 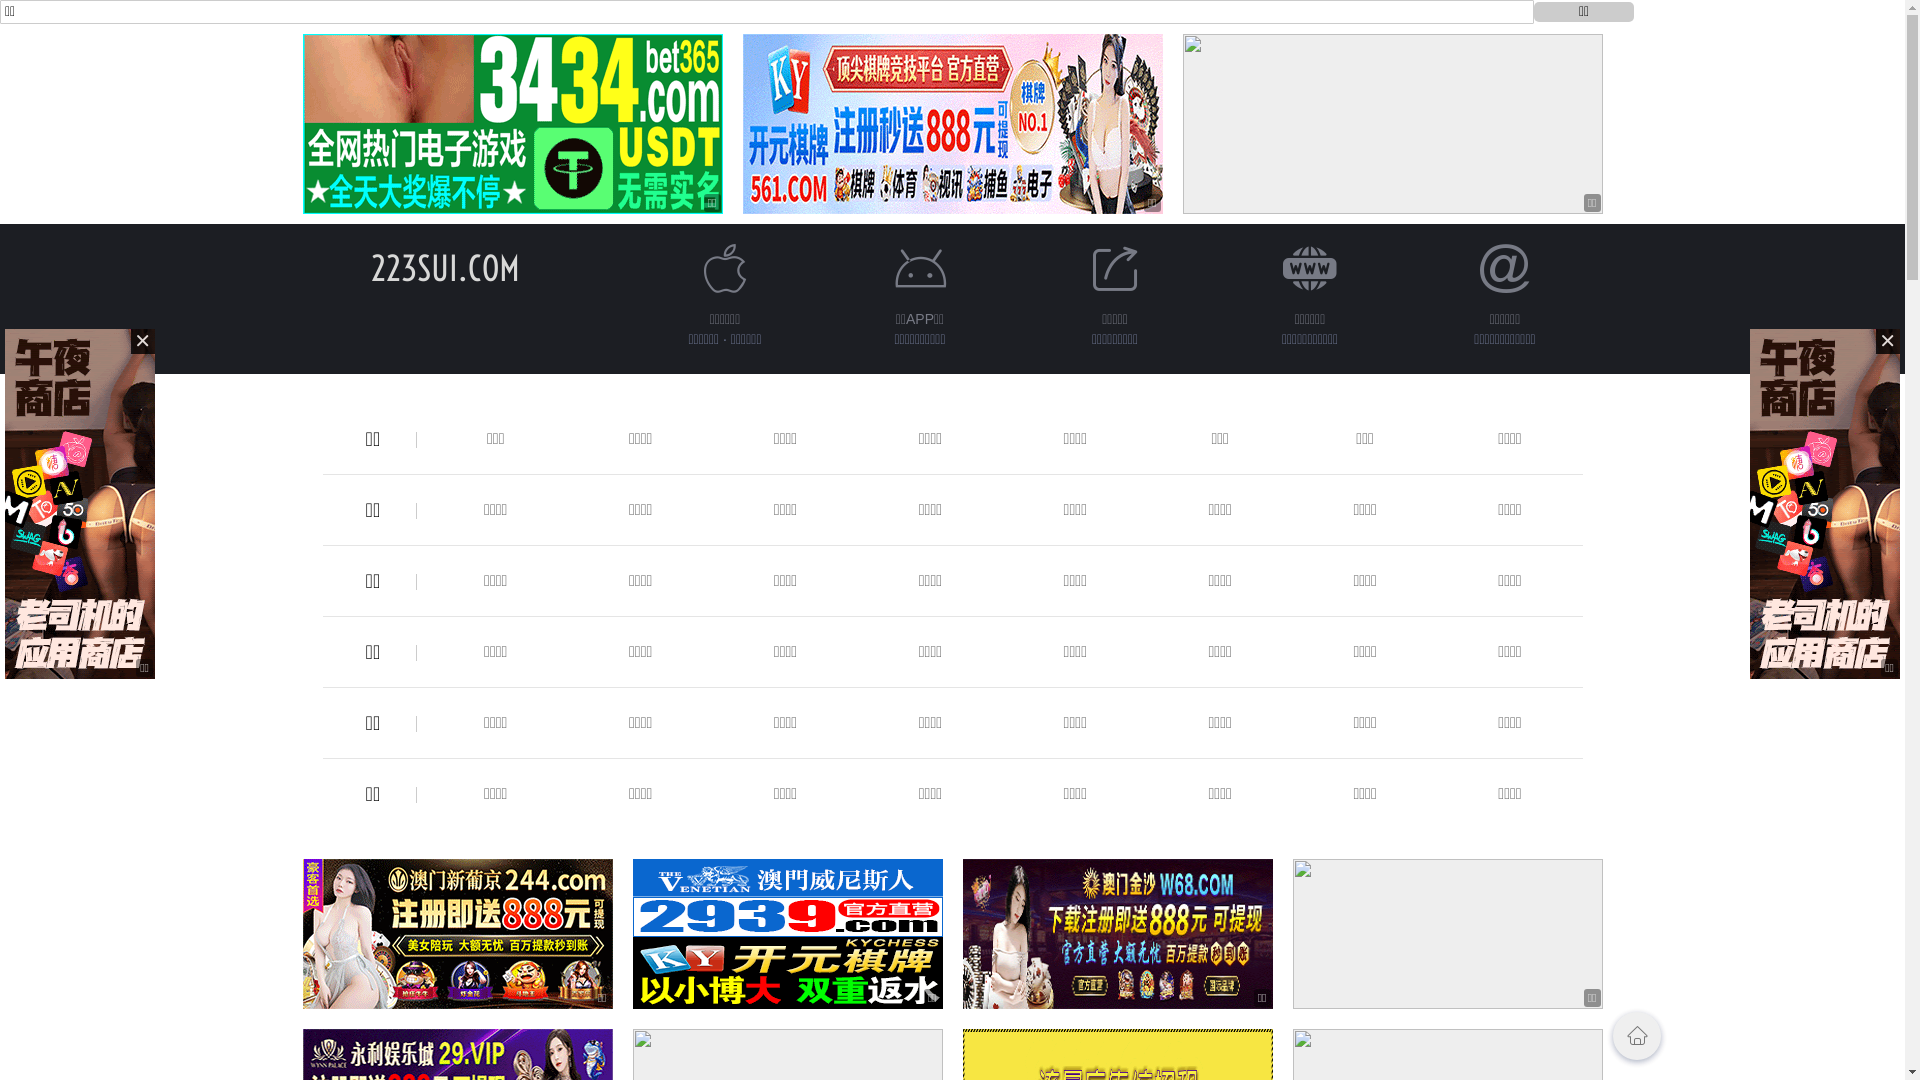 I want to click on '223SUI.COM', so click(x=444, y=267).